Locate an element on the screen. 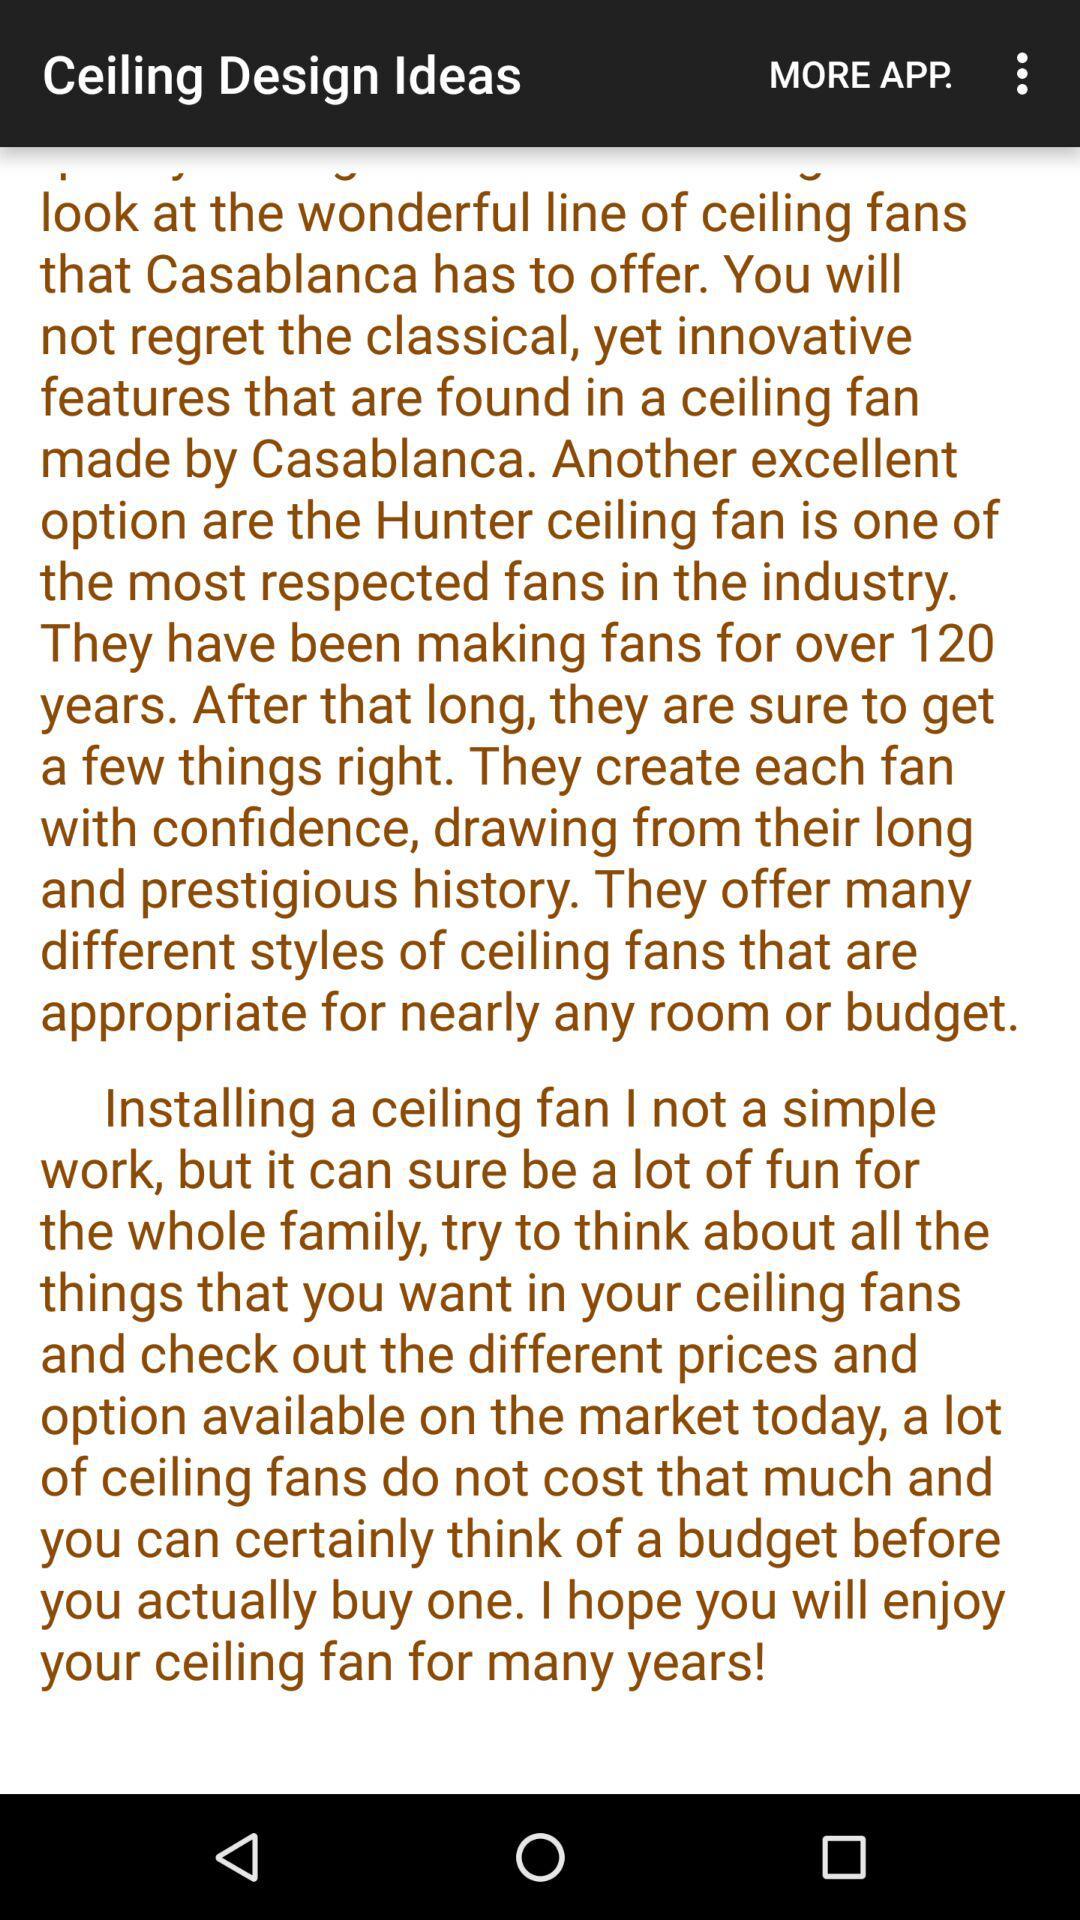 This screenshot has width=1080, height=1920. the app next to the ceiling design ideas item is located at coordinates (860, 73).